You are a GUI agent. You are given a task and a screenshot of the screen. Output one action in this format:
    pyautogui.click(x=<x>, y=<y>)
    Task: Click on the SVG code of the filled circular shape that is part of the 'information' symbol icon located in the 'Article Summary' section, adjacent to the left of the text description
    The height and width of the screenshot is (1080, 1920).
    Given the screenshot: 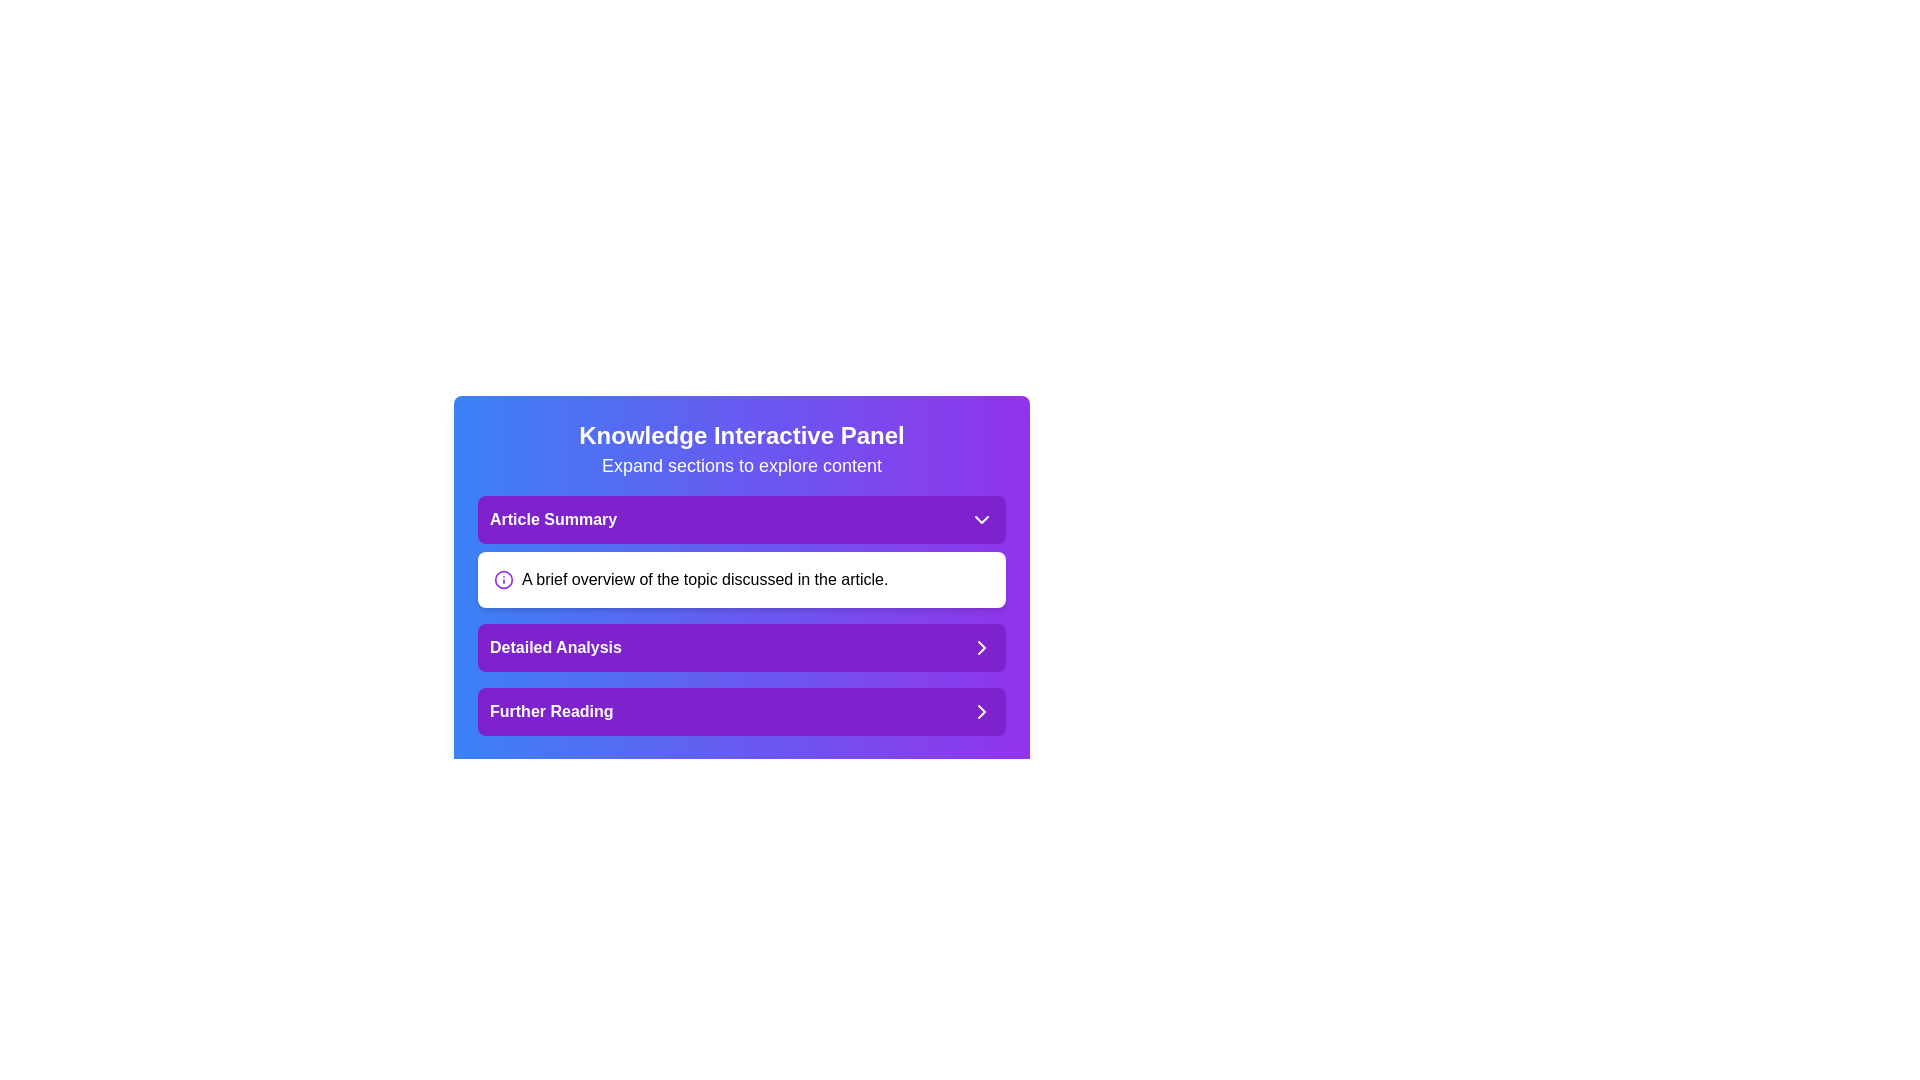 What is the action you would take?
    pyautogui.click(x=504, y=579)
    